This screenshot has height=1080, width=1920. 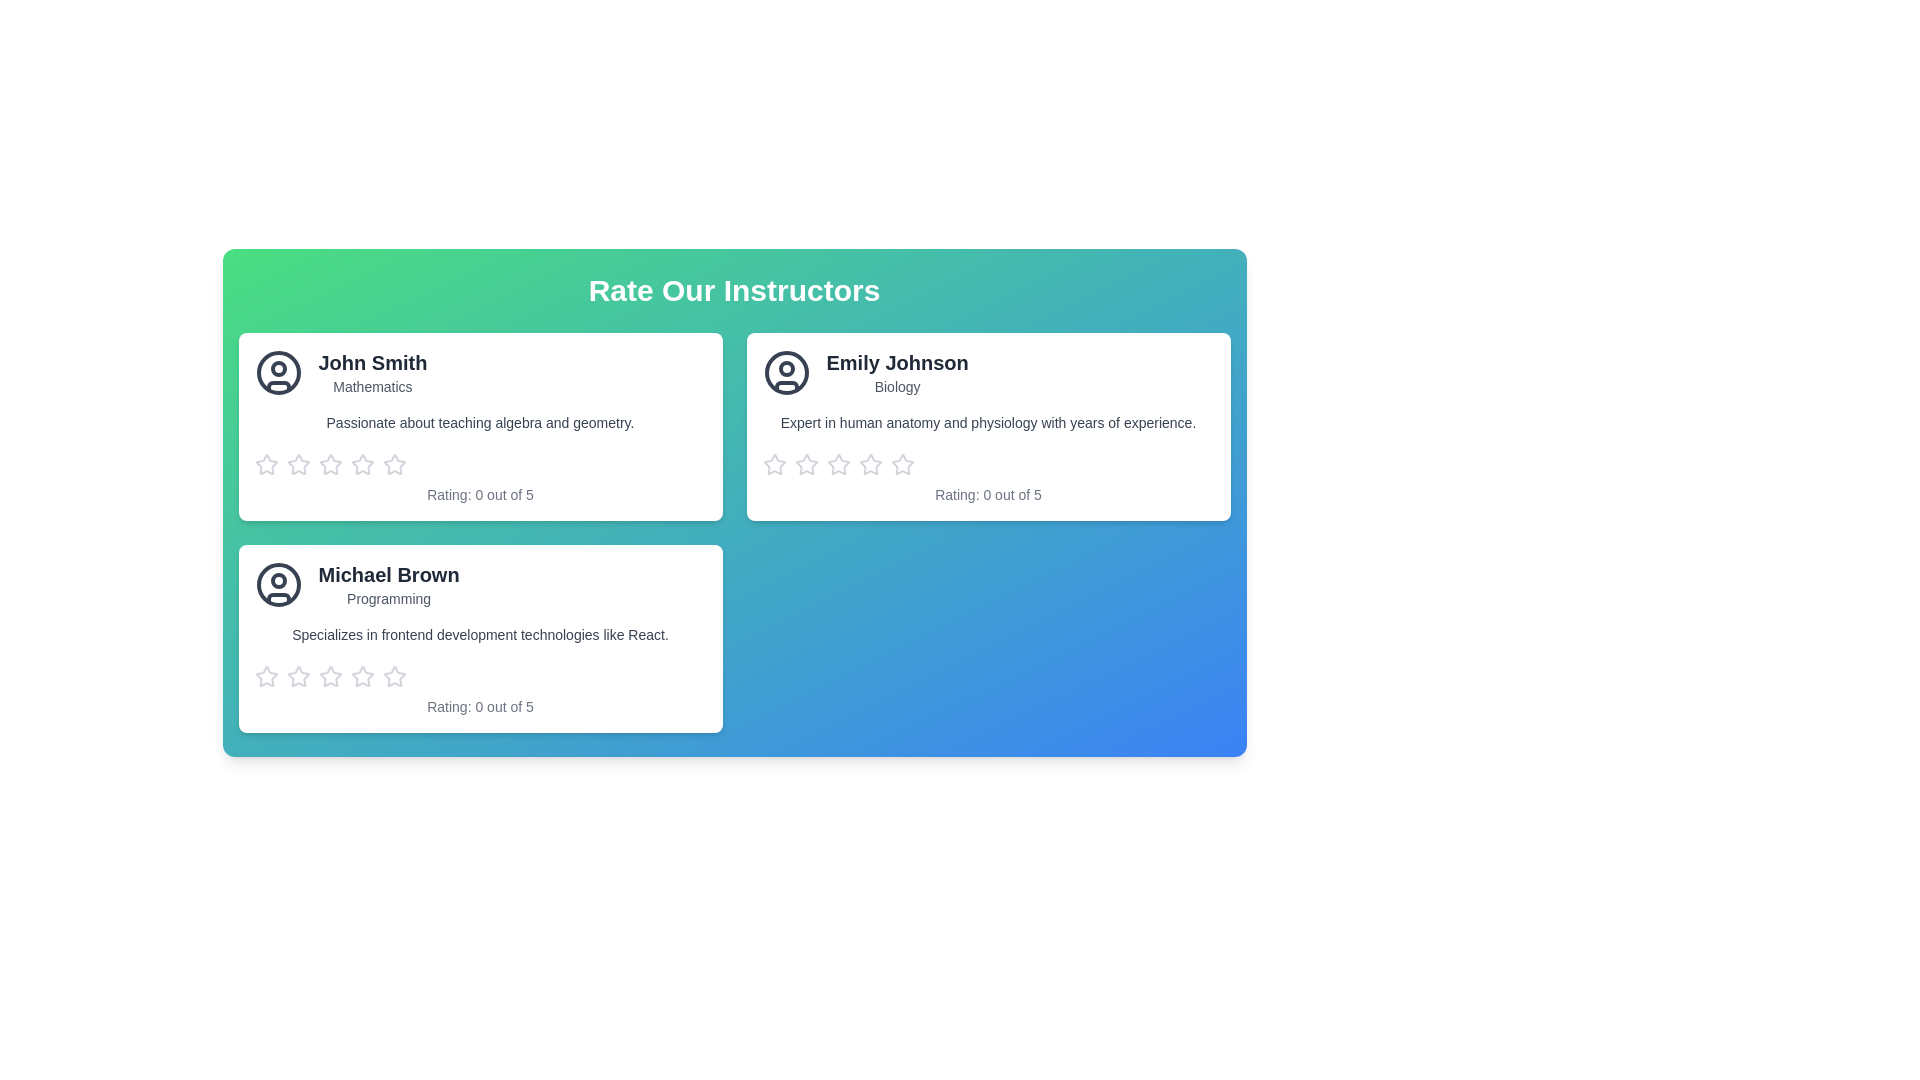 What do you see at coordinates (265, 676) in the screenshot?
I see `the first star icon in the group of five stars located below the 'Michael Brown' profile card in the 'Rate Our Instructors' section` at bounding box center [265, 676].